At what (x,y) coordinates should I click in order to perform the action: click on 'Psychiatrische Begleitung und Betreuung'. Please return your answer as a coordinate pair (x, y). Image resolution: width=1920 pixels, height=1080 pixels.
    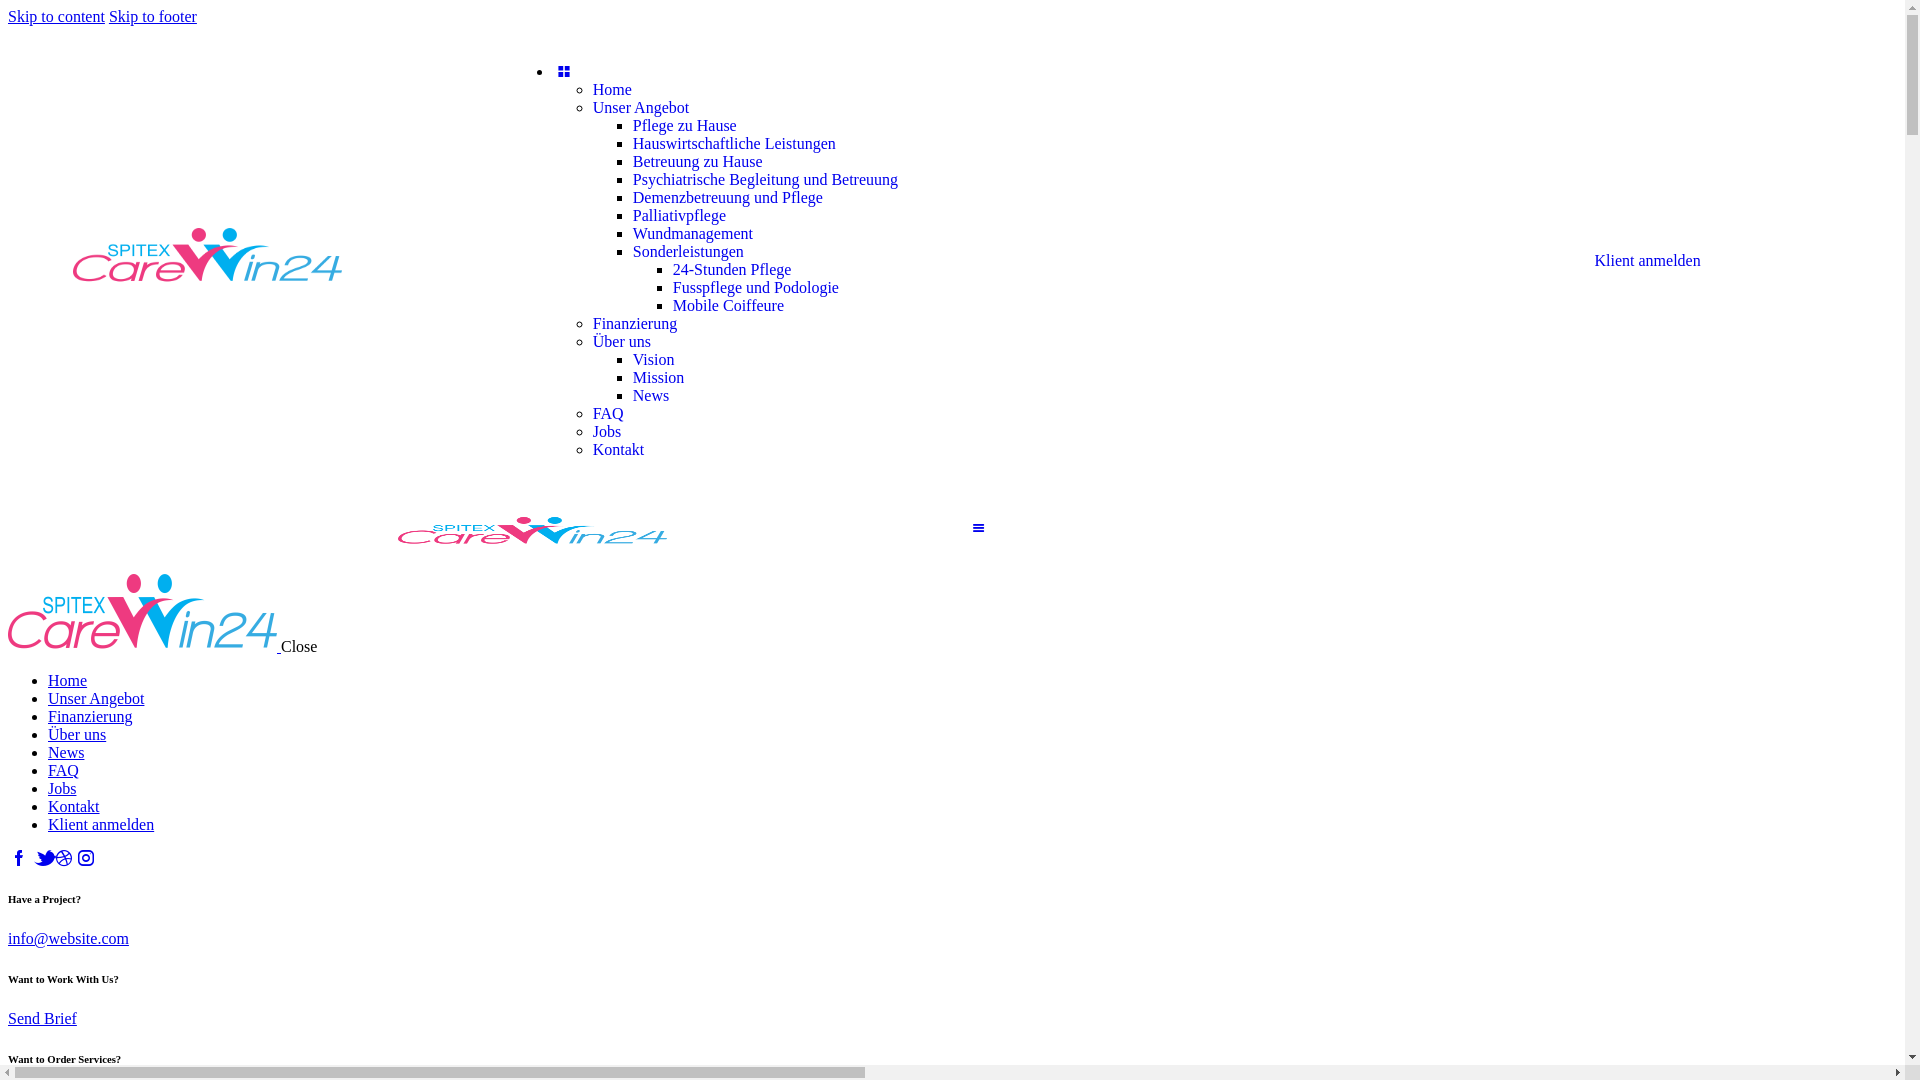
    Looking at the image, I should click on (632, 178).